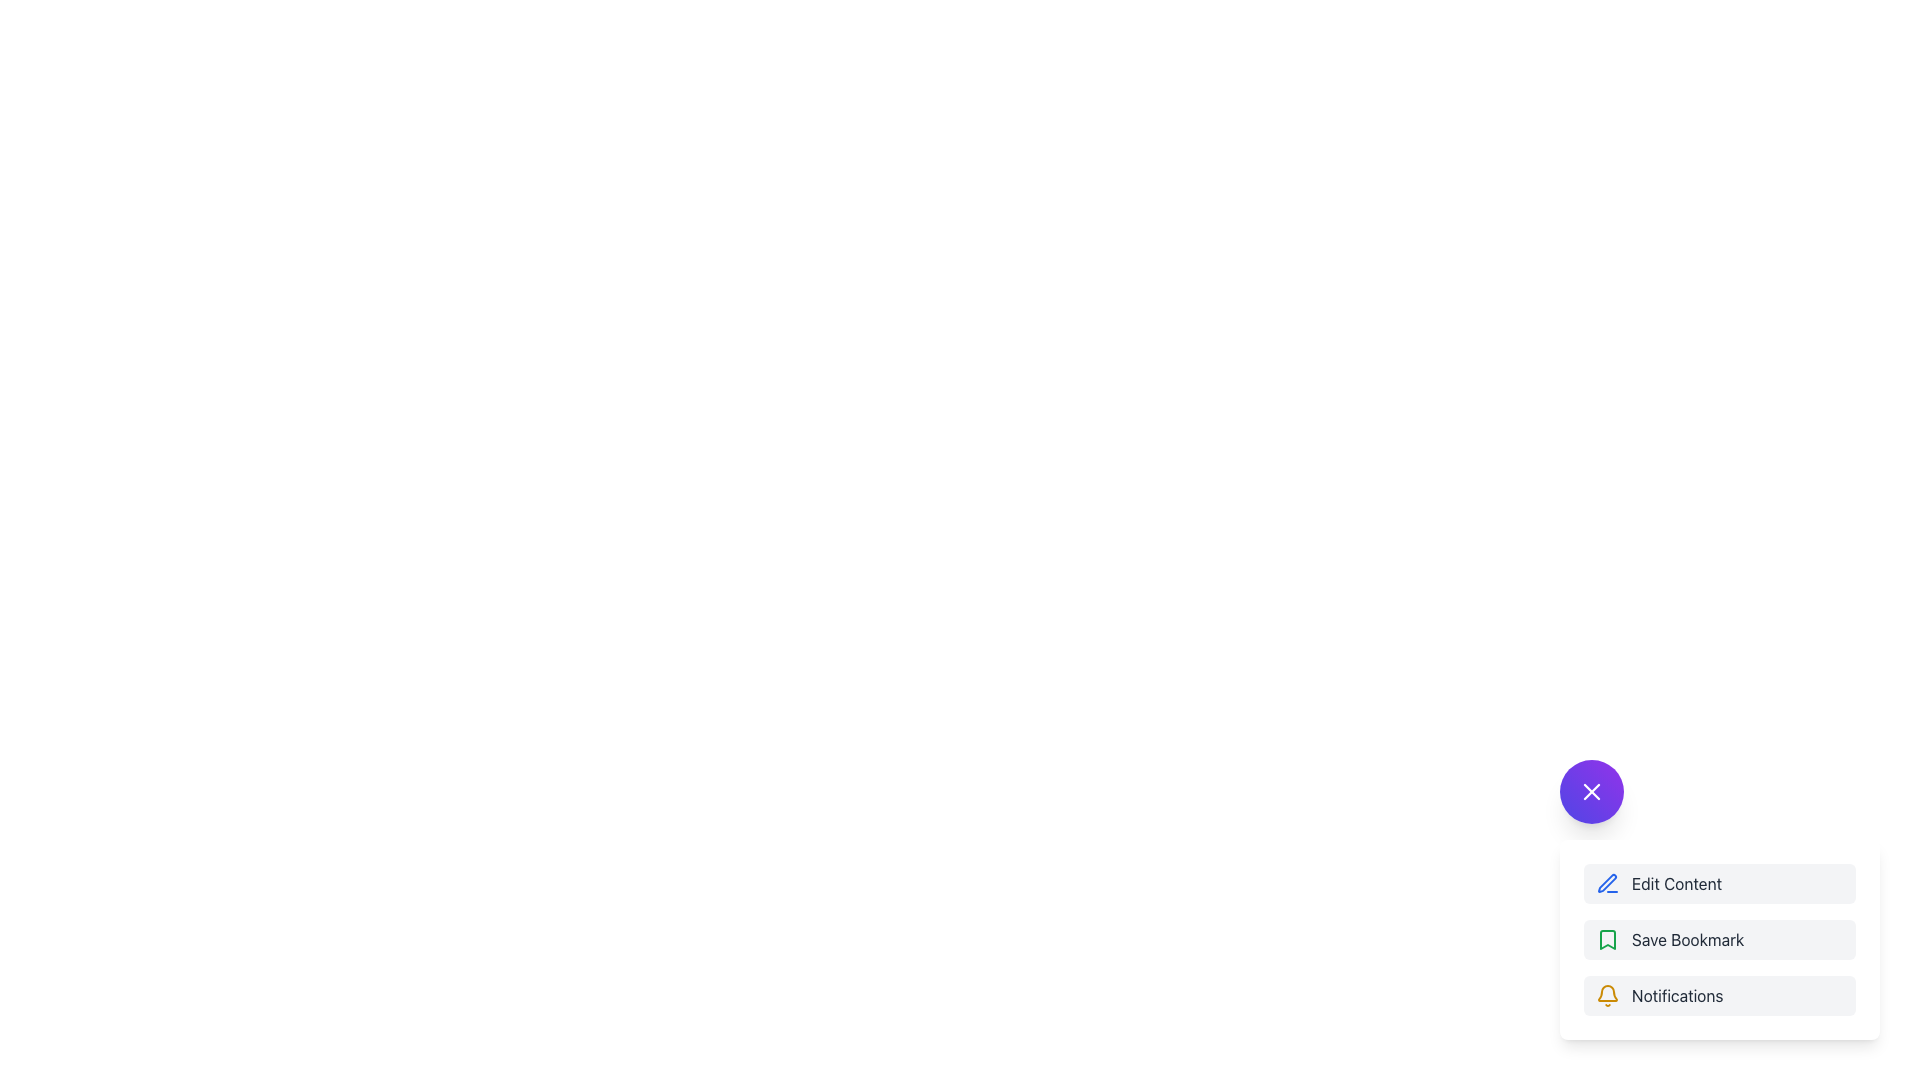 The height and width of the screenshot is (1080, 1920). What do you see at coordinates (1677, 882) in the screenshot?
I see `text content of the 'Edit Content' label, which is displayed in dark gray on a light gray background and is part of a button in the menu located towards the bottom-right corner of the application` at bounding box center [1677, 882].